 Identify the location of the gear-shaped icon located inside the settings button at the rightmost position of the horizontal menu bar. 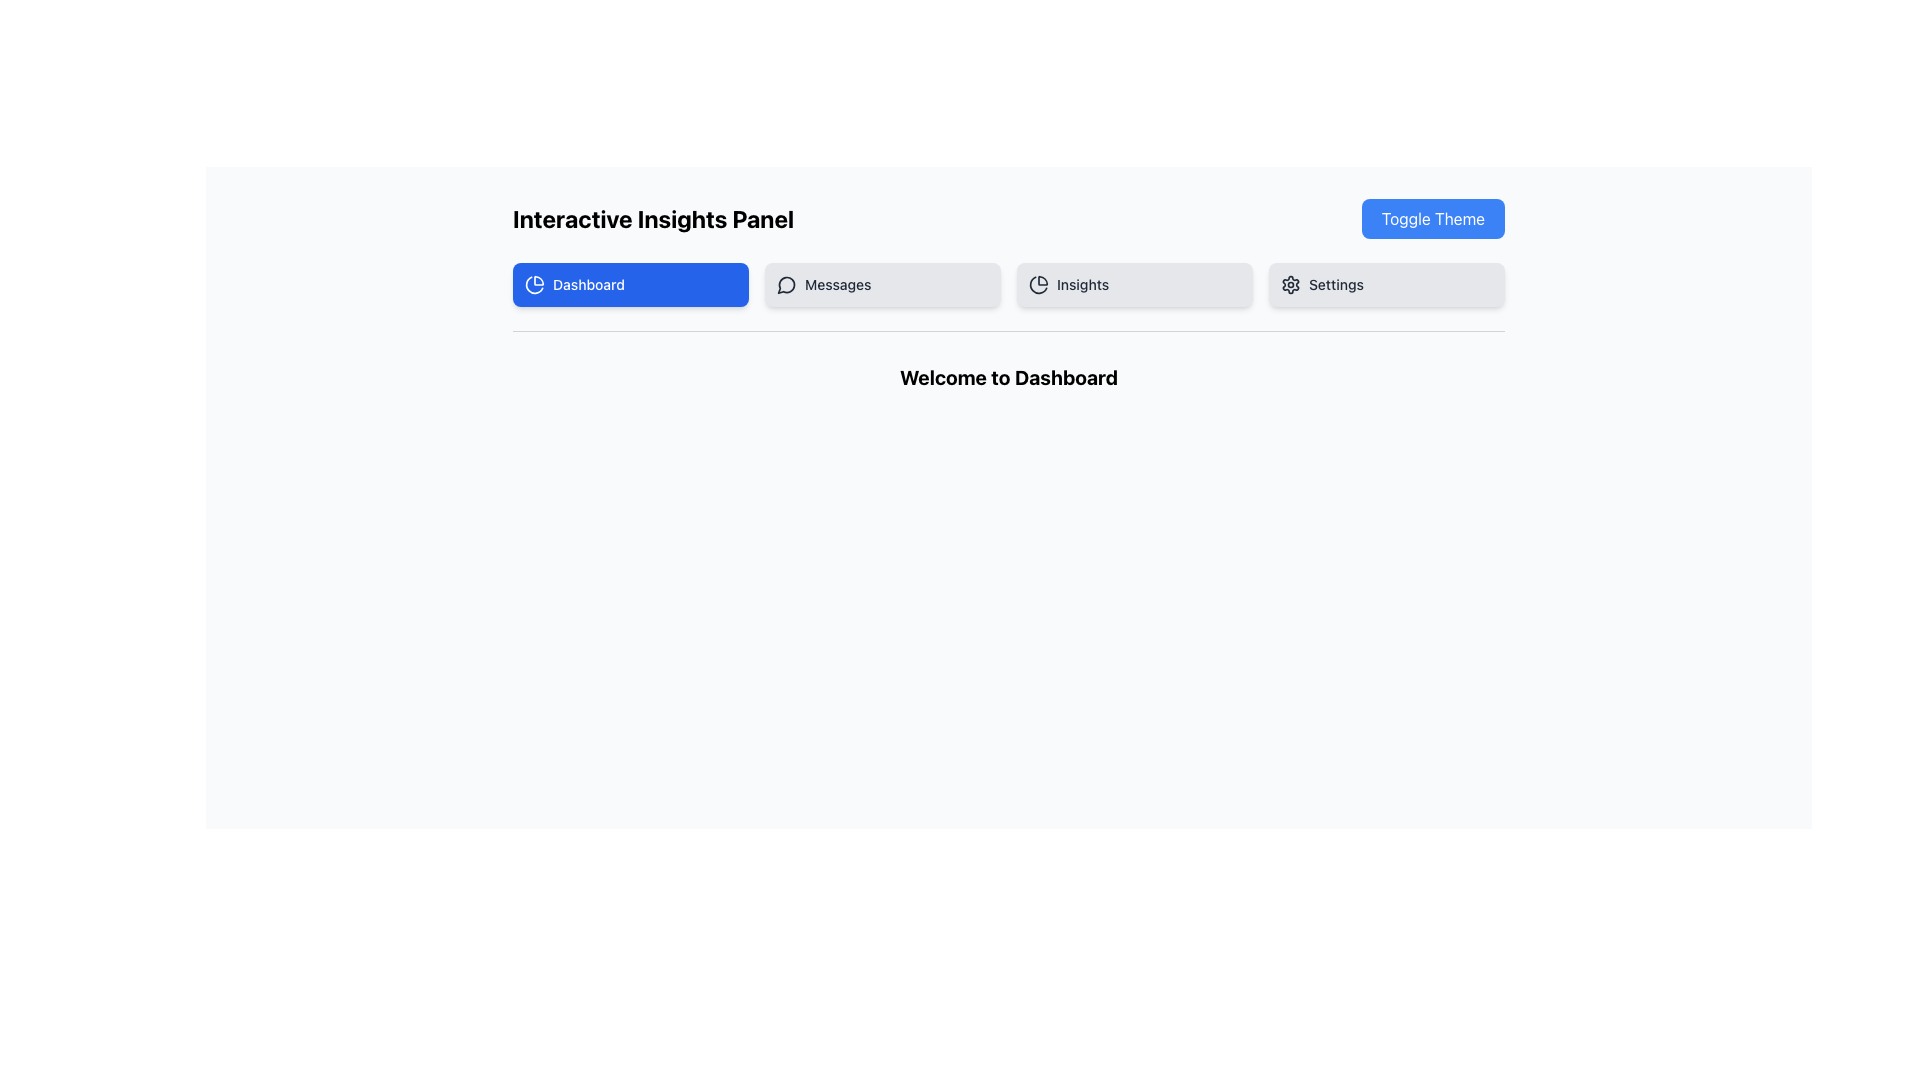
(1291, 285).